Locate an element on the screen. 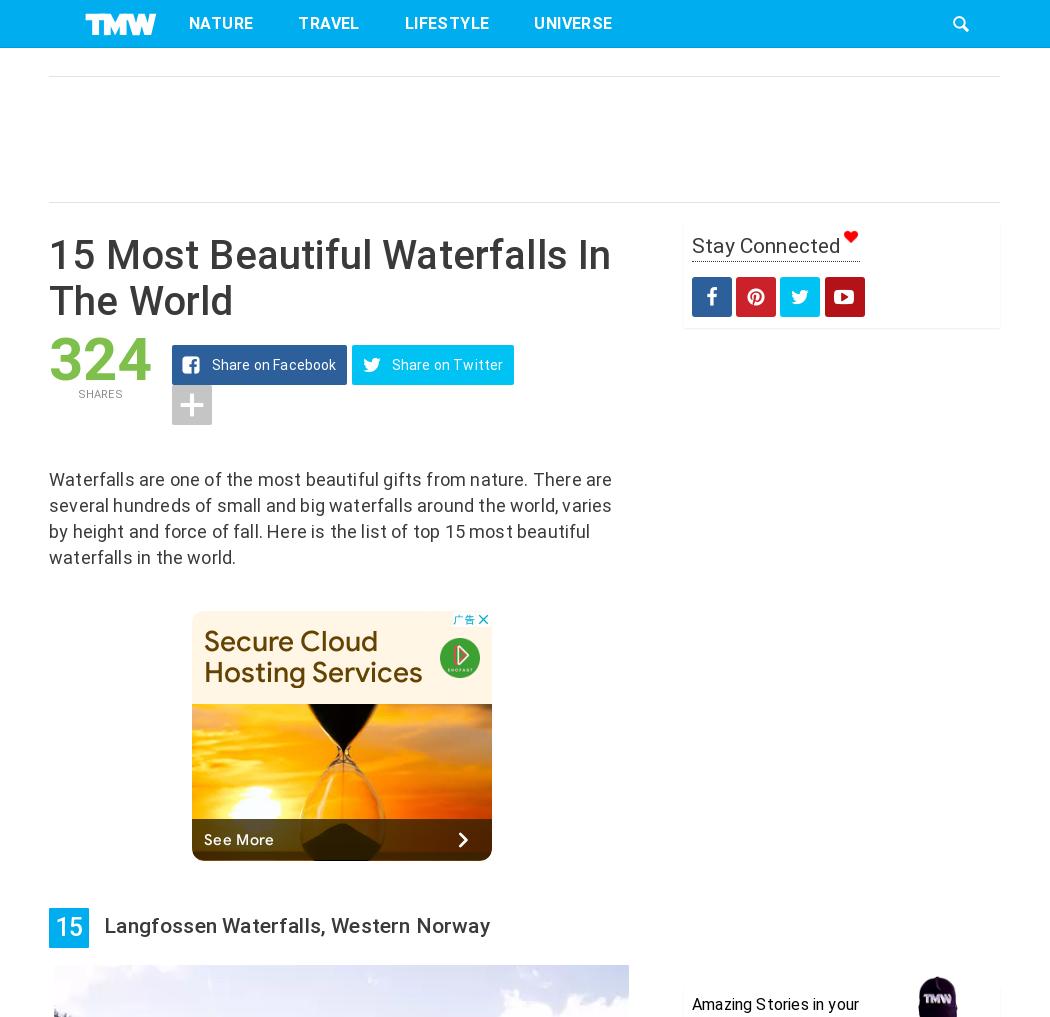 The height and width of the screenshot is (1017, 1050). '324' is located at coordinates (99, 358).